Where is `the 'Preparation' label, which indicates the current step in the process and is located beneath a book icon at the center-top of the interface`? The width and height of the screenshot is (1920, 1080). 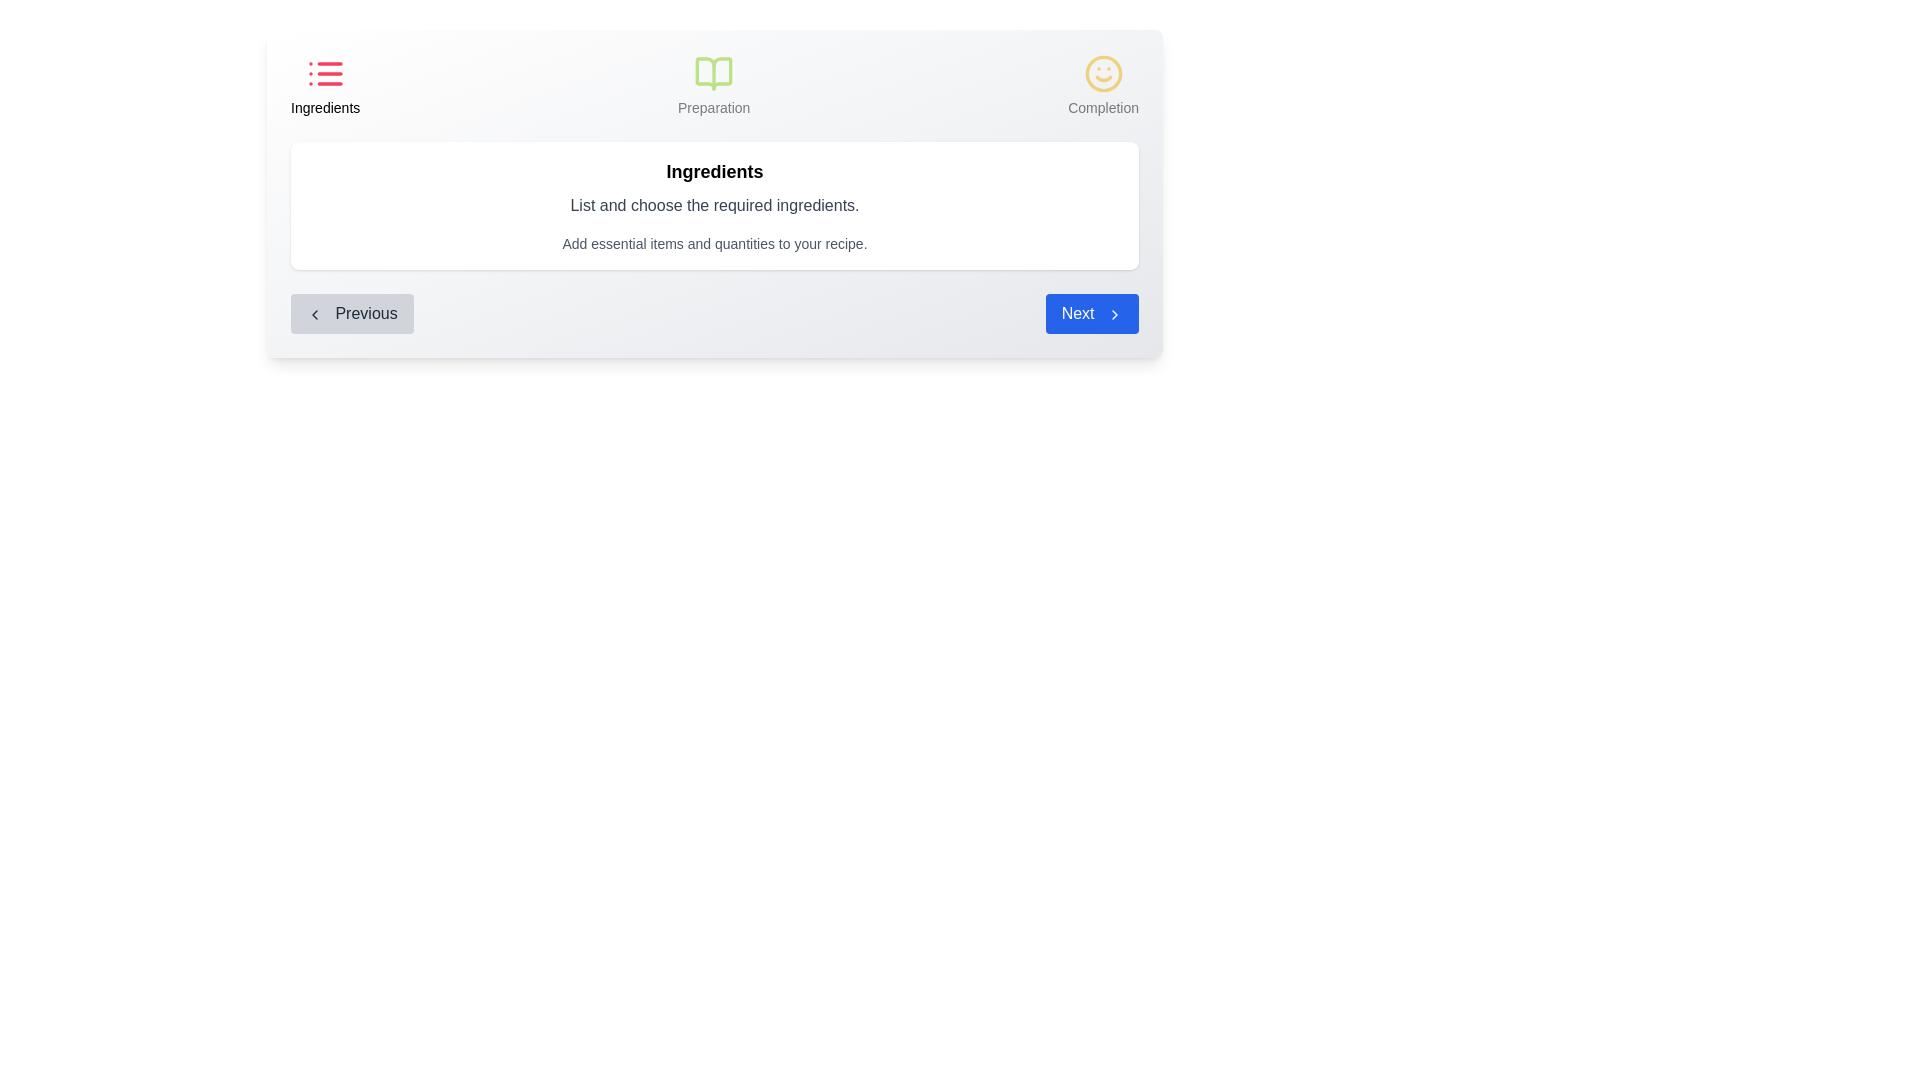 the 'Preparation' label, which indicates the current step in the process and is located beneath a book icon at the center-top of the interface is located at coordinates (714, 108).